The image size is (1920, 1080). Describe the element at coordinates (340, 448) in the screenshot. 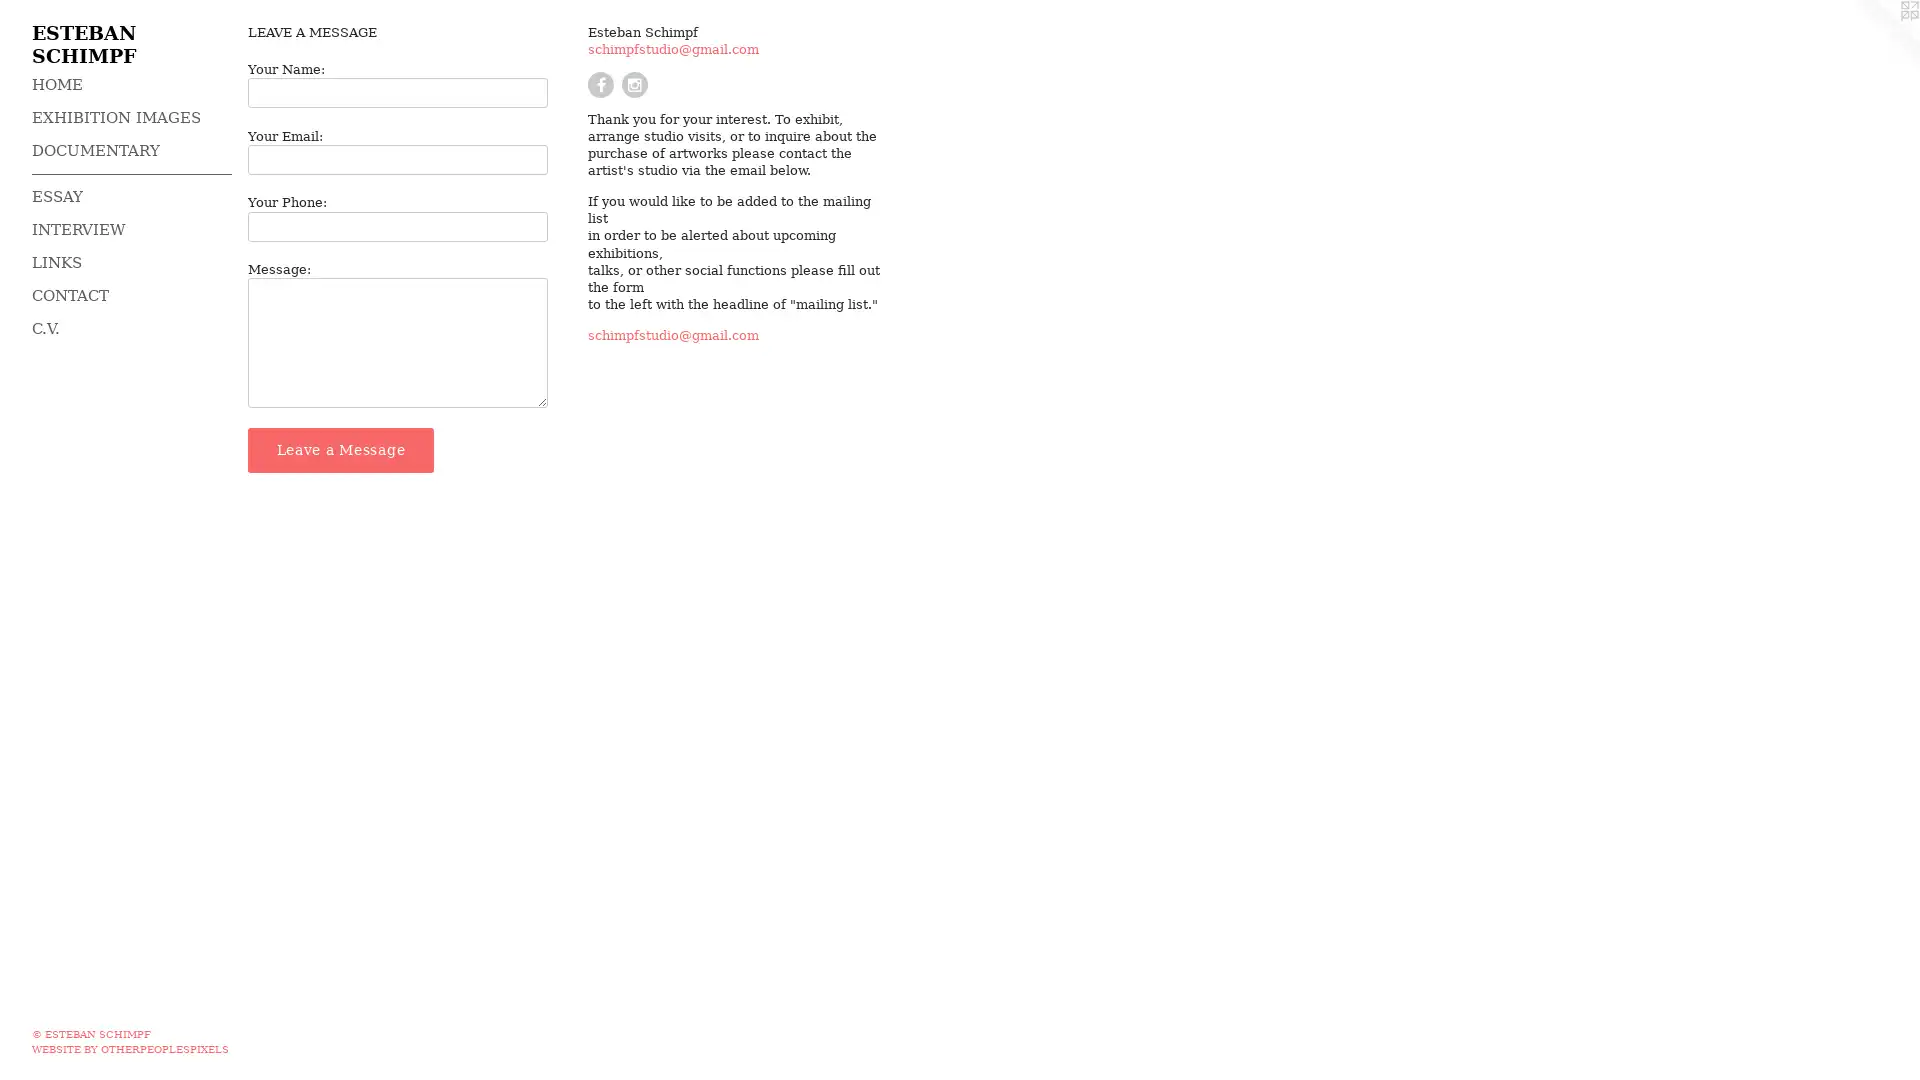

I see `Leave a Message` at that location.